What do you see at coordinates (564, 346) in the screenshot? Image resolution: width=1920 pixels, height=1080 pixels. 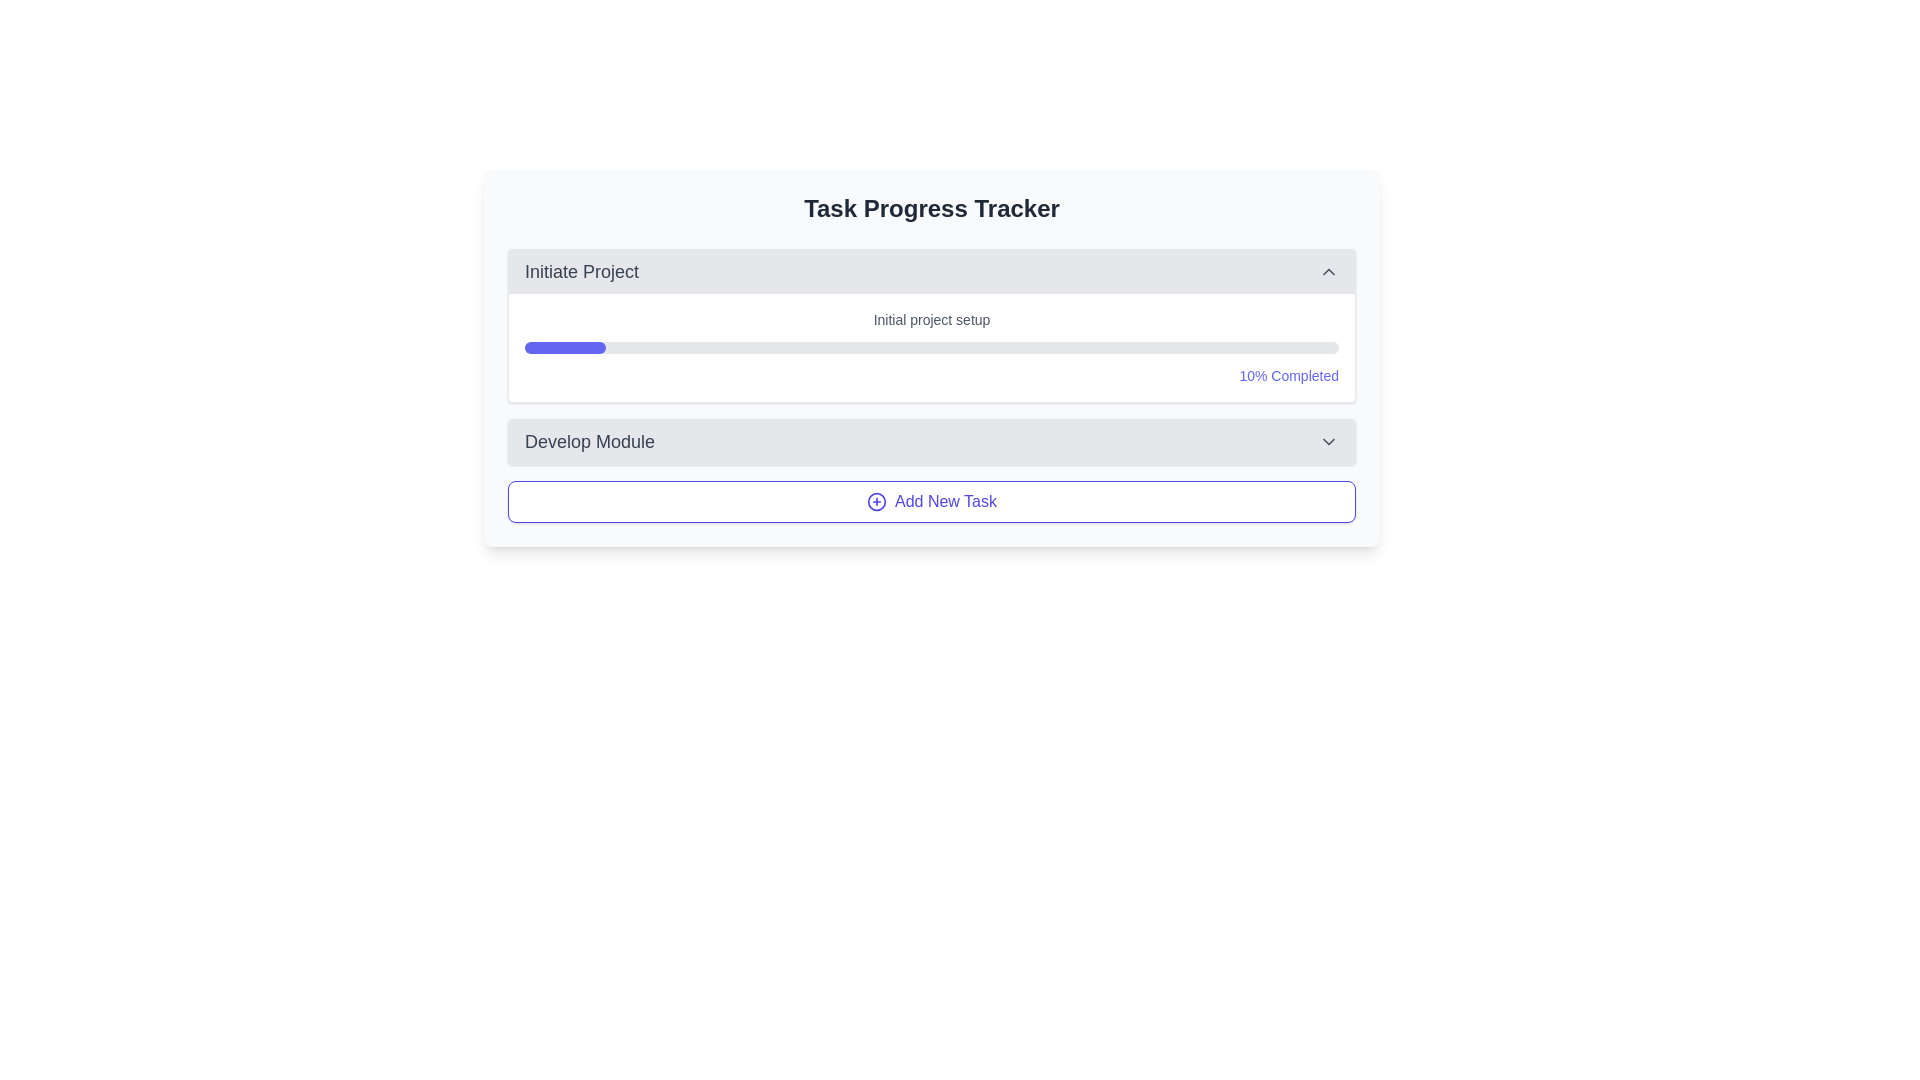 I see `the indigo-colored rectangular progress indicator located under the title 'Initiate Project', which occupies the leftmost 10% of the progress bar` at bounding box center [564, 346].